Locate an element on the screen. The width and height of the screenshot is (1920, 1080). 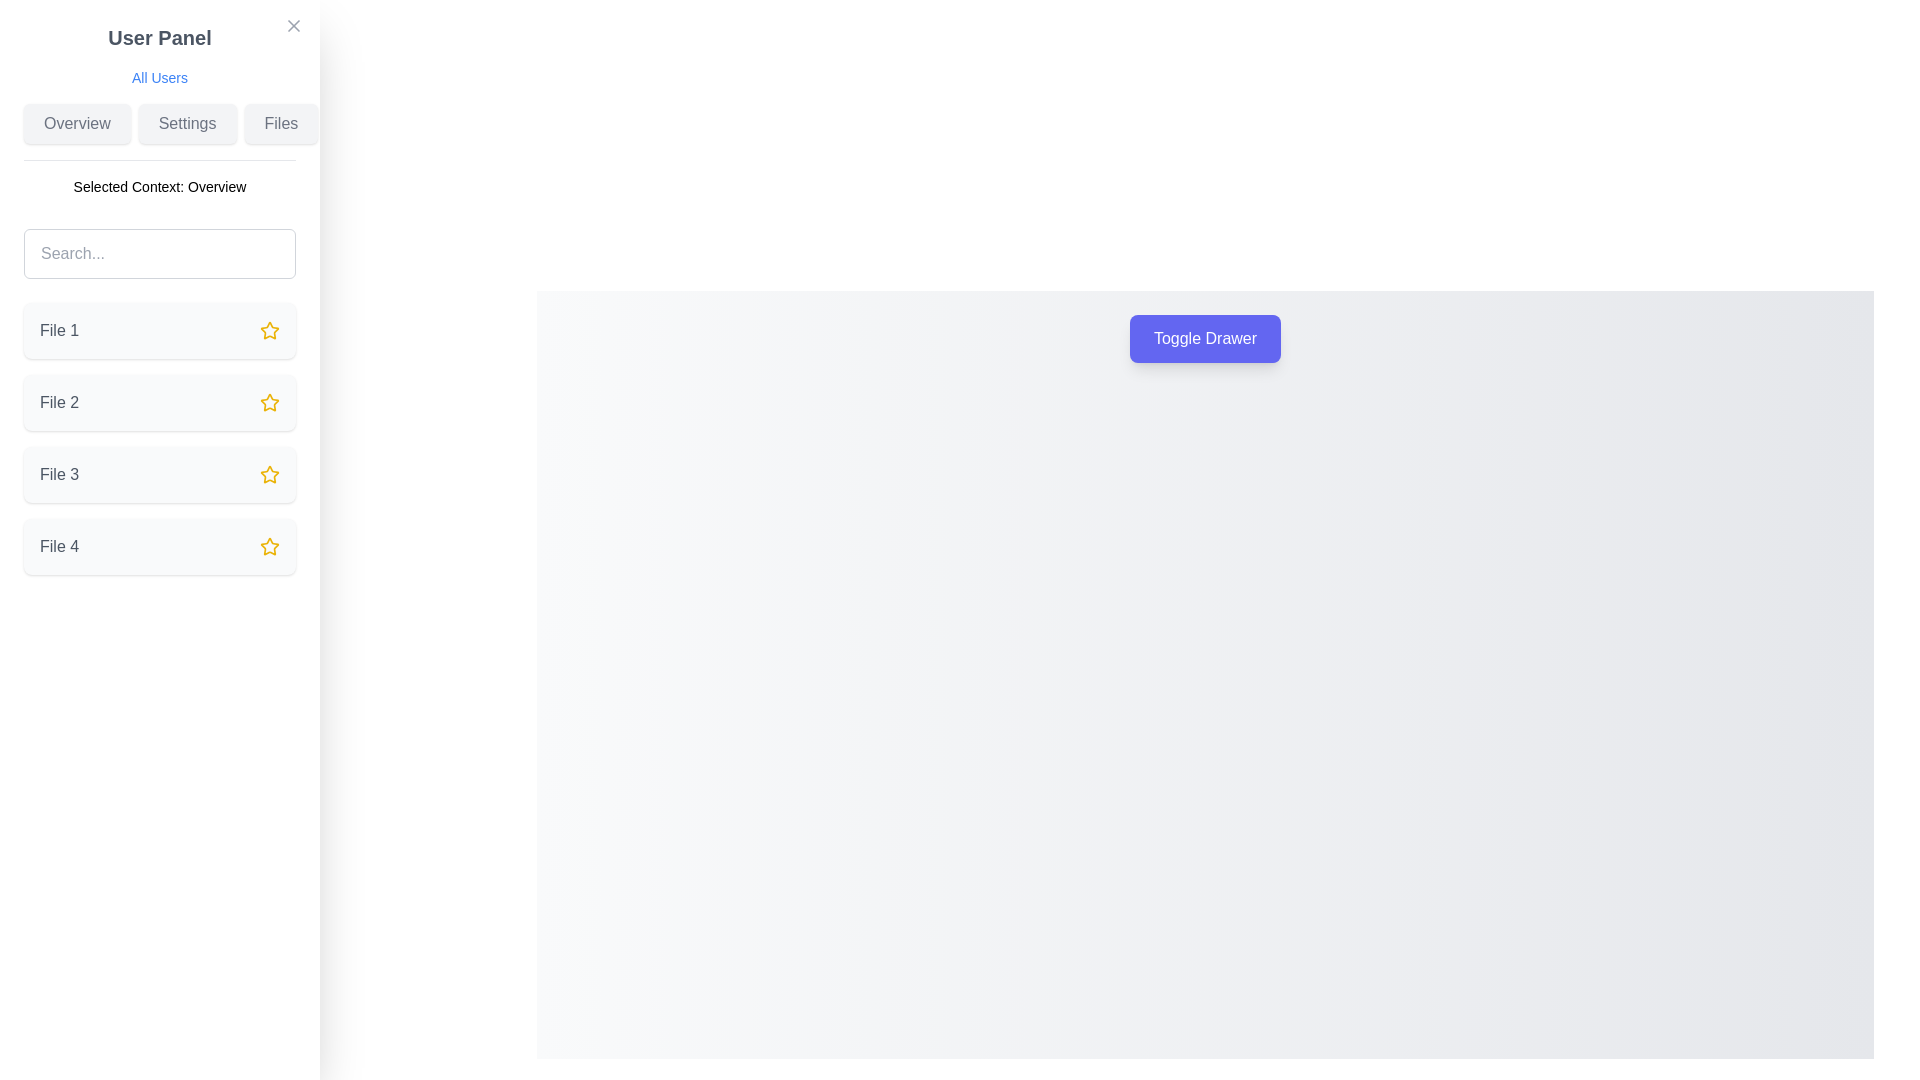
the informational text label displaying the currently selected context 'Overview', located in the User Panel on the left side of the interface is located at coordinates (158, 186).